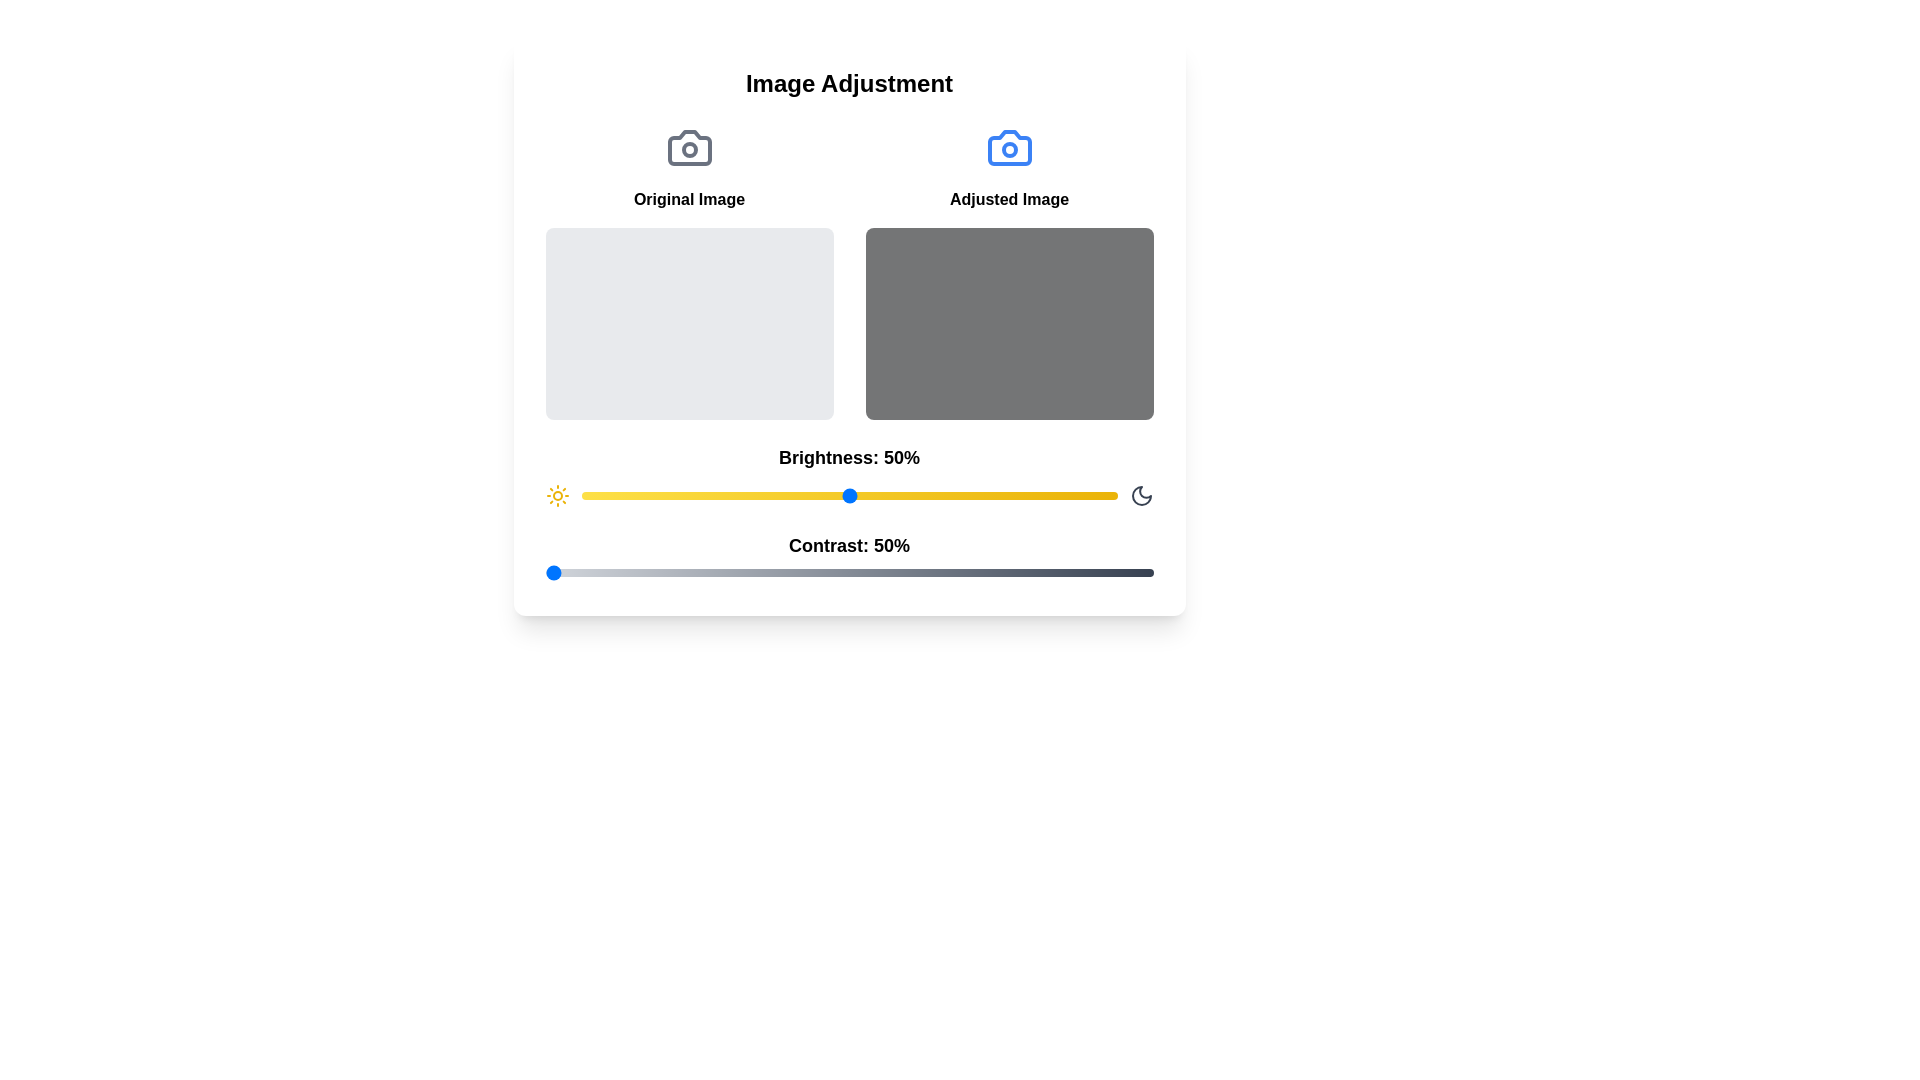  What do you see at coordinates (689, 146) in the screenshot?
I see `the minimalist gray camera icon located at the top of the 'Image Adjustment' frame, which is directly above the 'Original Image' text for selection` at bounding box center [689, 146].